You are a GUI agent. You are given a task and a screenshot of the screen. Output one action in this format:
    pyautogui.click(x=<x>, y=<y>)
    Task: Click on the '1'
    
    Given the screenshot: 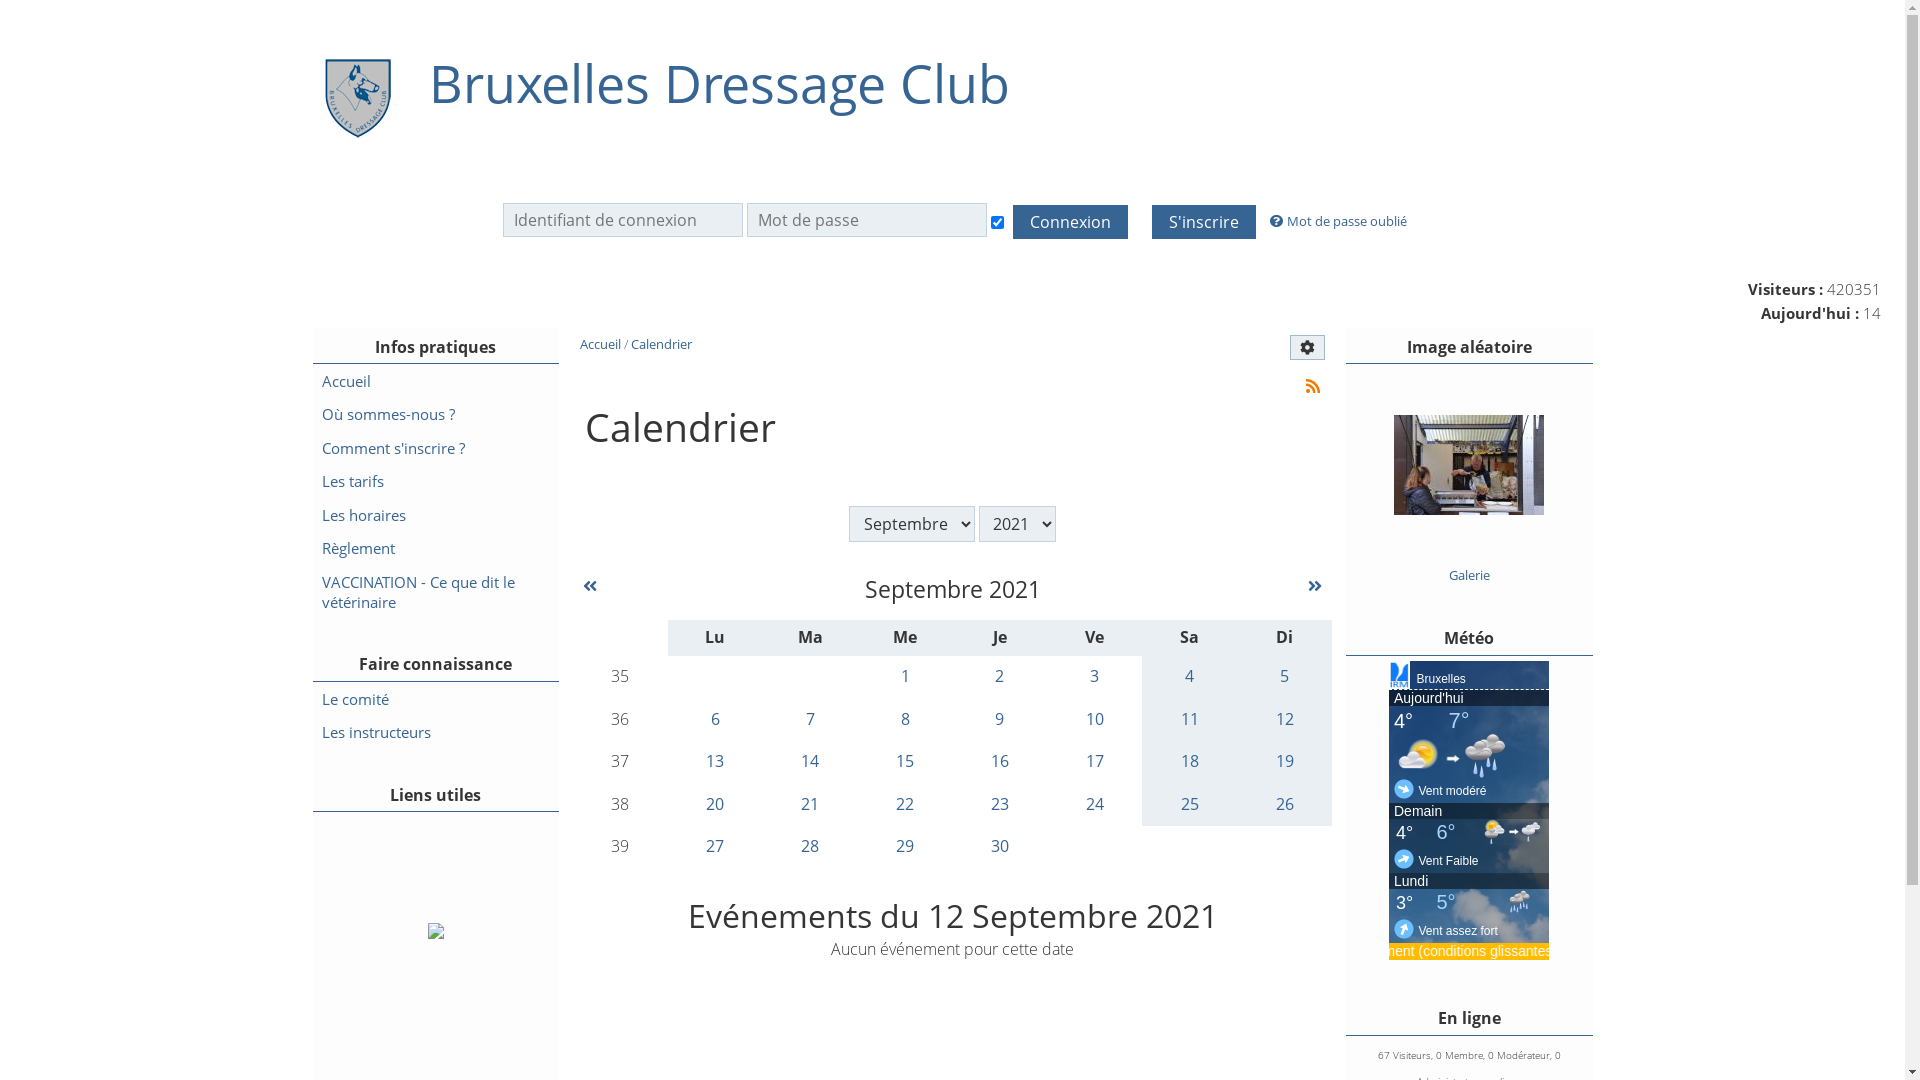 What is the action you would take?
    pyautogui.click(x=904, y=676)
    